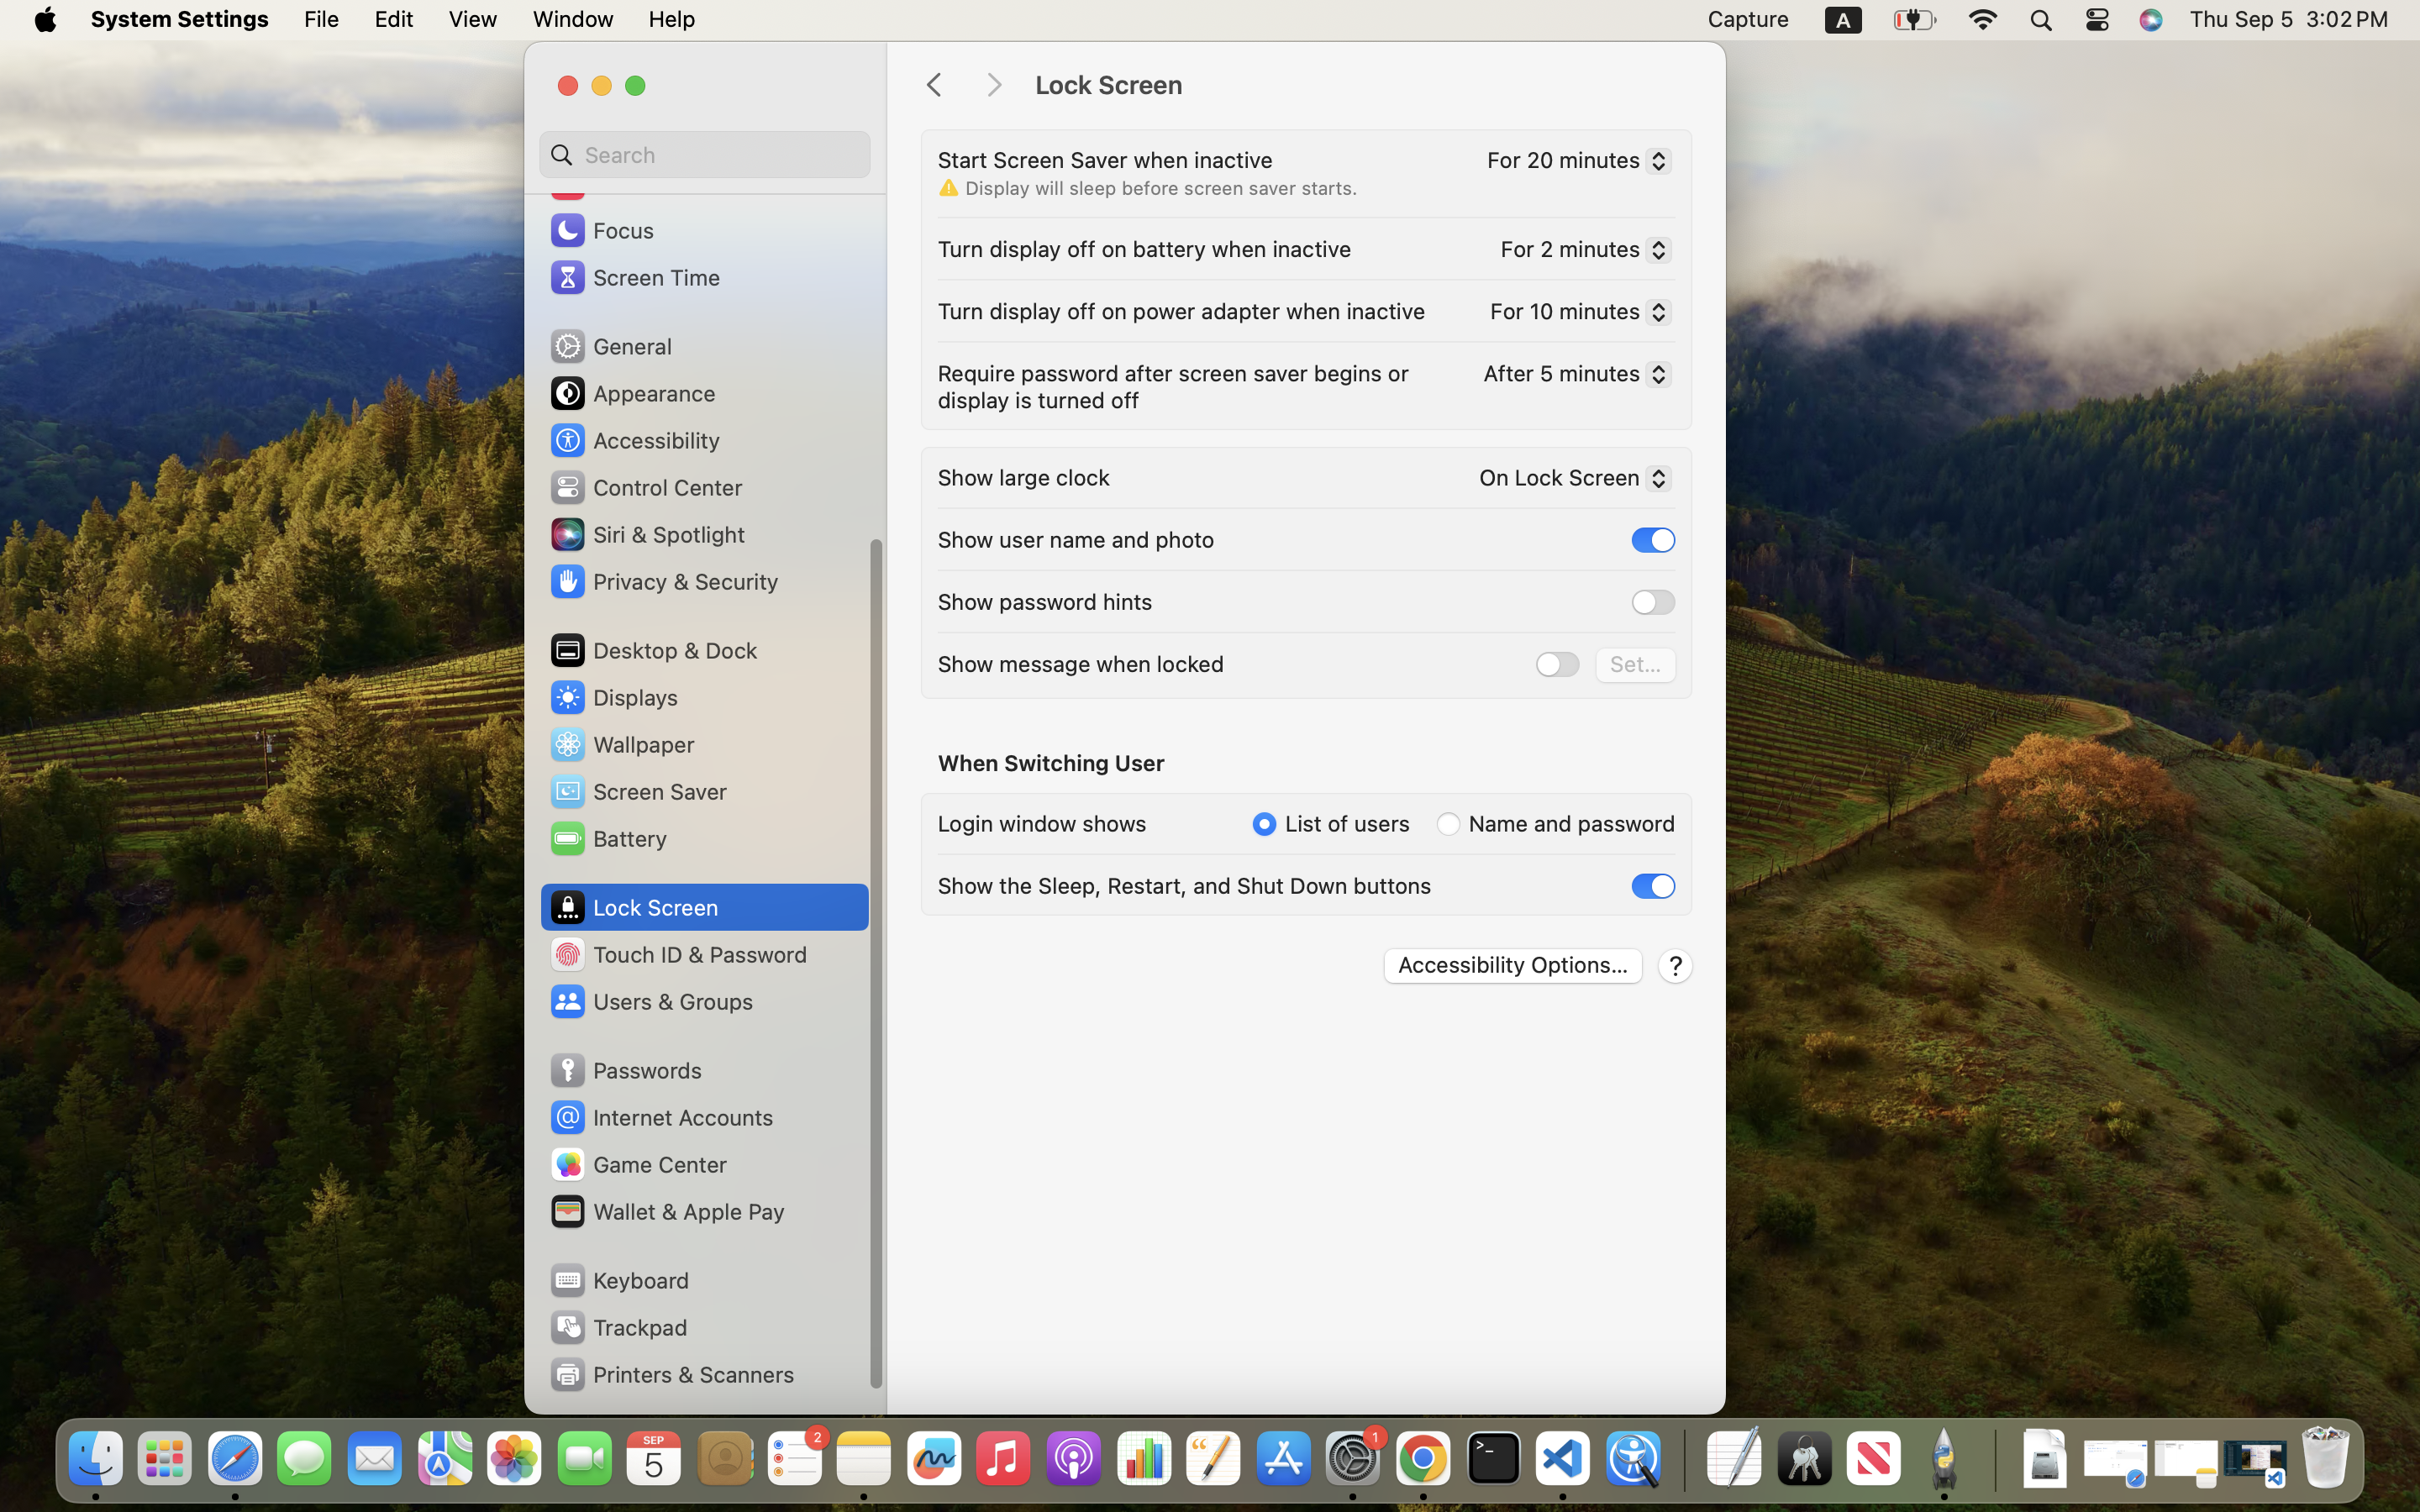  I want to click on 'Warning Display will sleep before screen saver starts.', so click(1146, 187).